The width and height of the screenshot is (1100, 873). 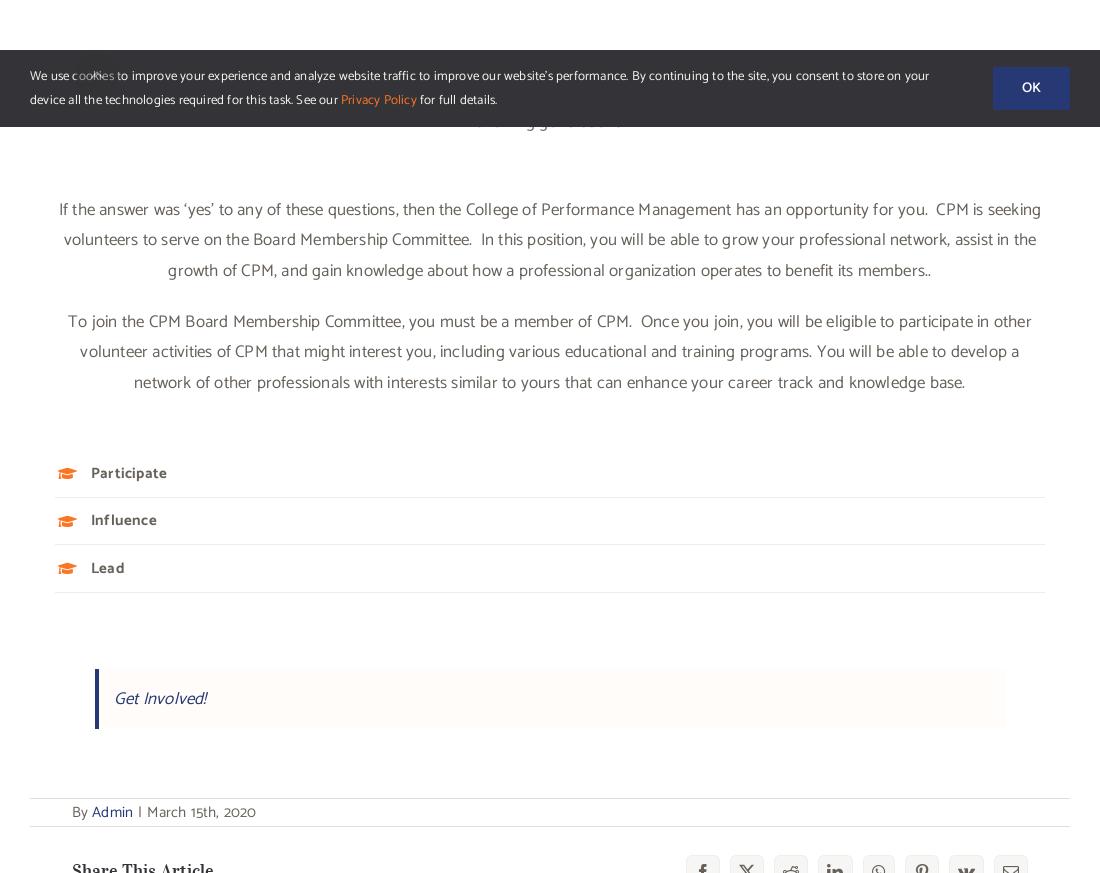 I want to click on 'Volunteer Opportunity – PEP Instructor', so click(x=660, y=303).